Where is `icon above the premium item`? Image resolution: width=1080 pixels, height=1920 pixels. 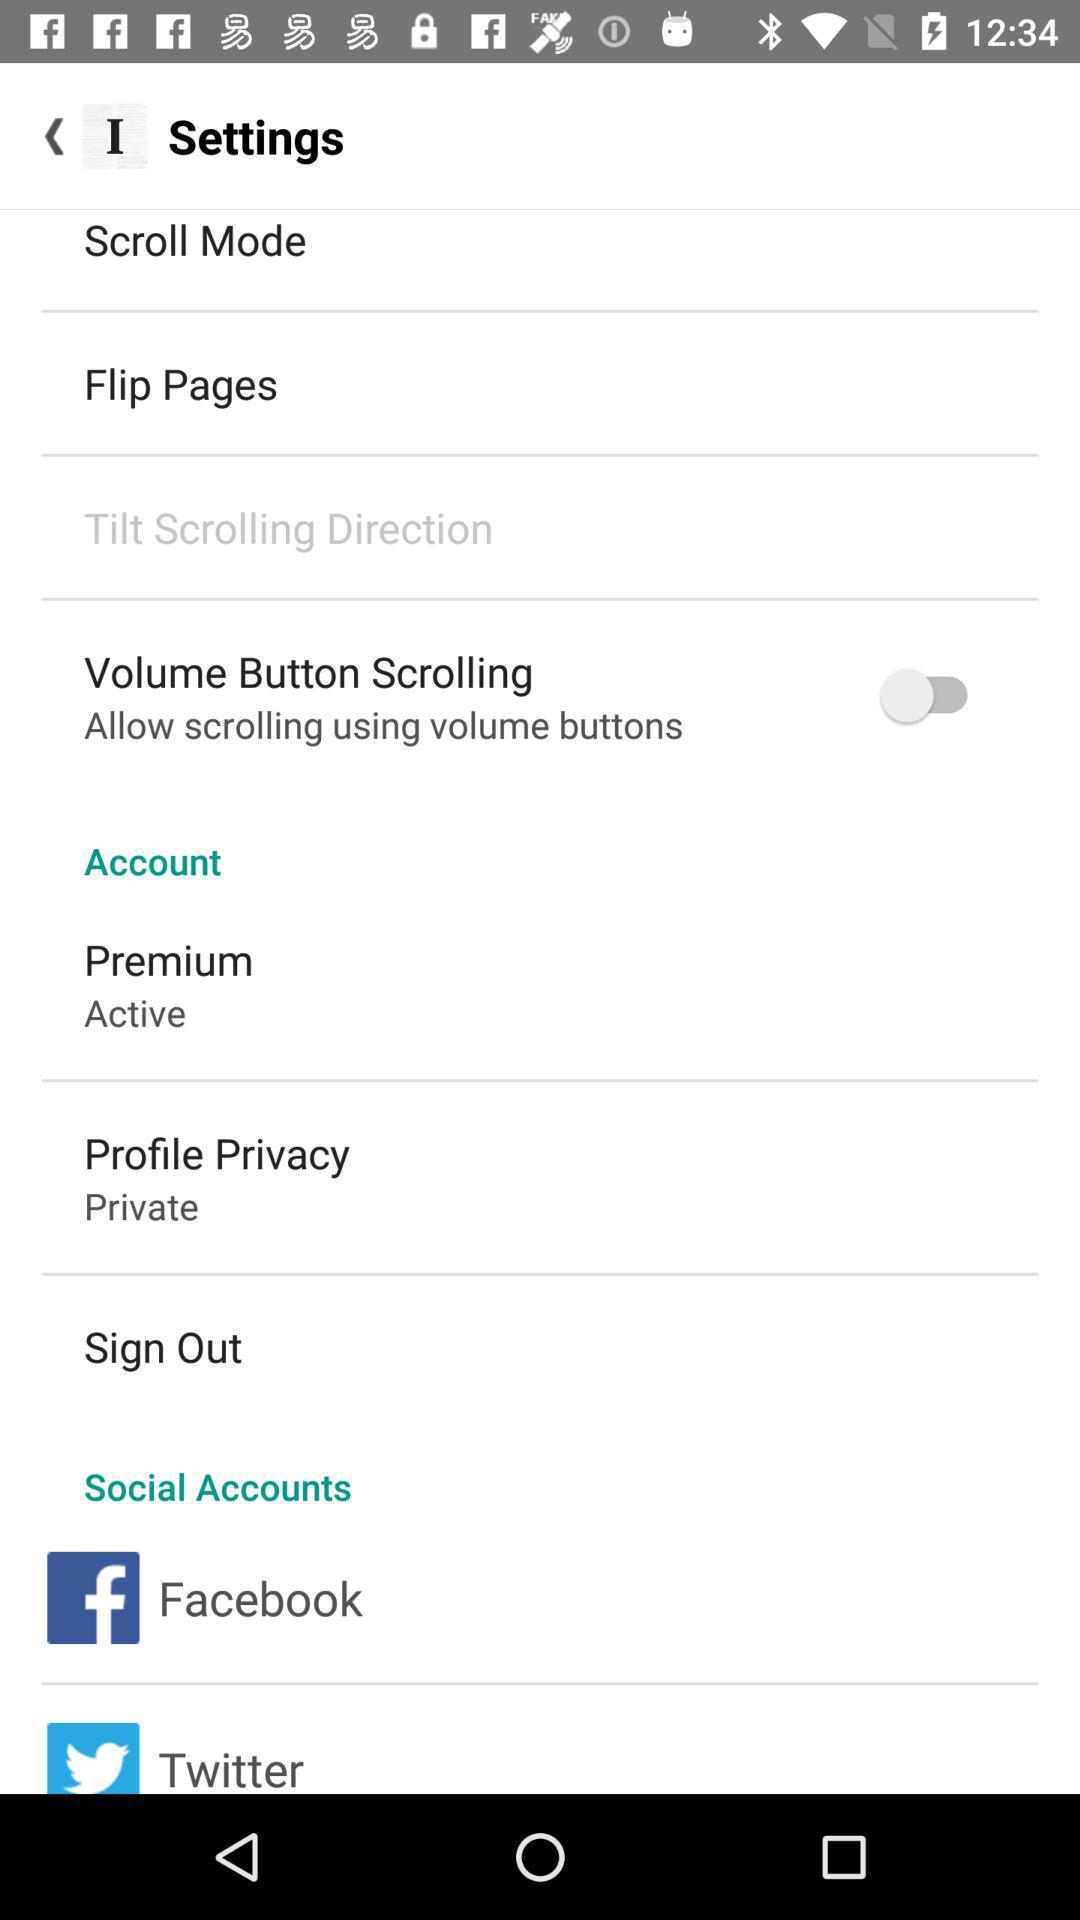
icon above the premium item is located at coordinates (540, 840).